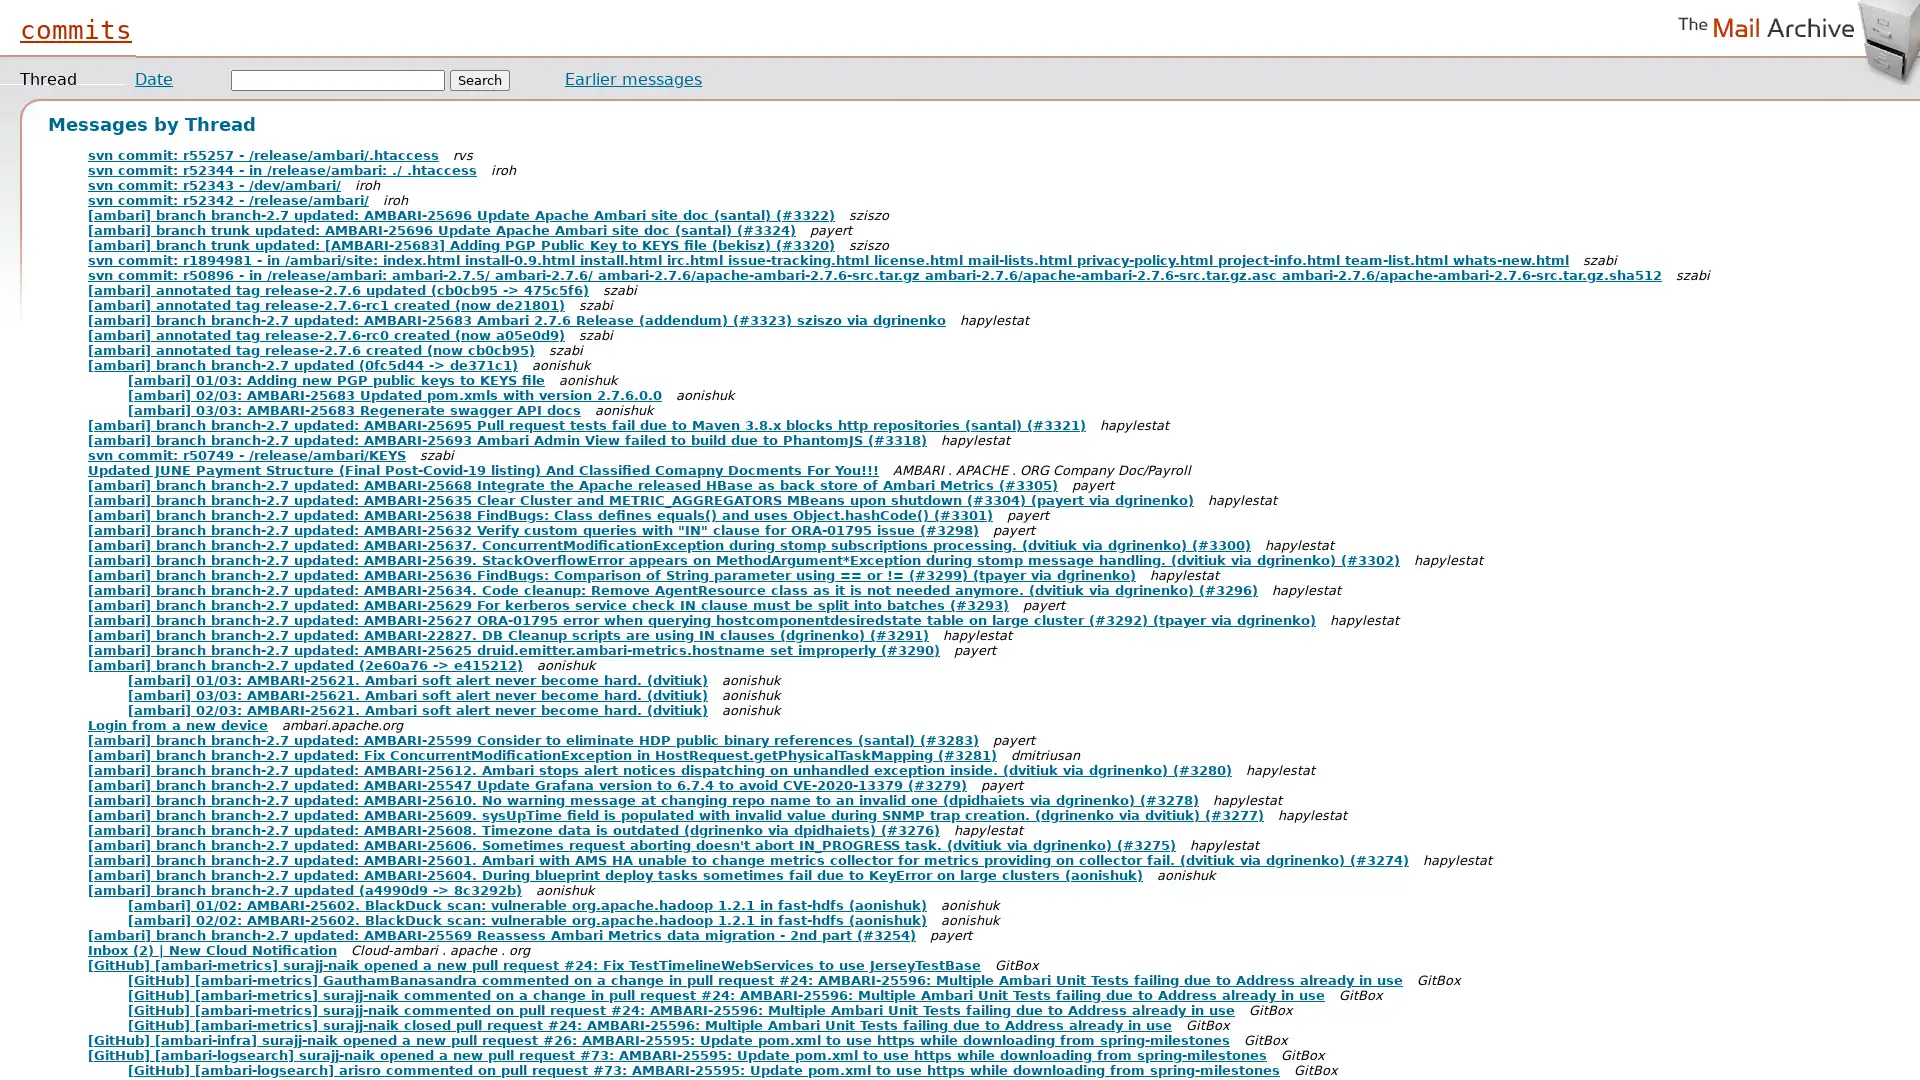 The image size is (1920, 1080). What do you see at coordinates (480, 79) in the screenshot?
I see `Search` at bounding box center [480, 79].